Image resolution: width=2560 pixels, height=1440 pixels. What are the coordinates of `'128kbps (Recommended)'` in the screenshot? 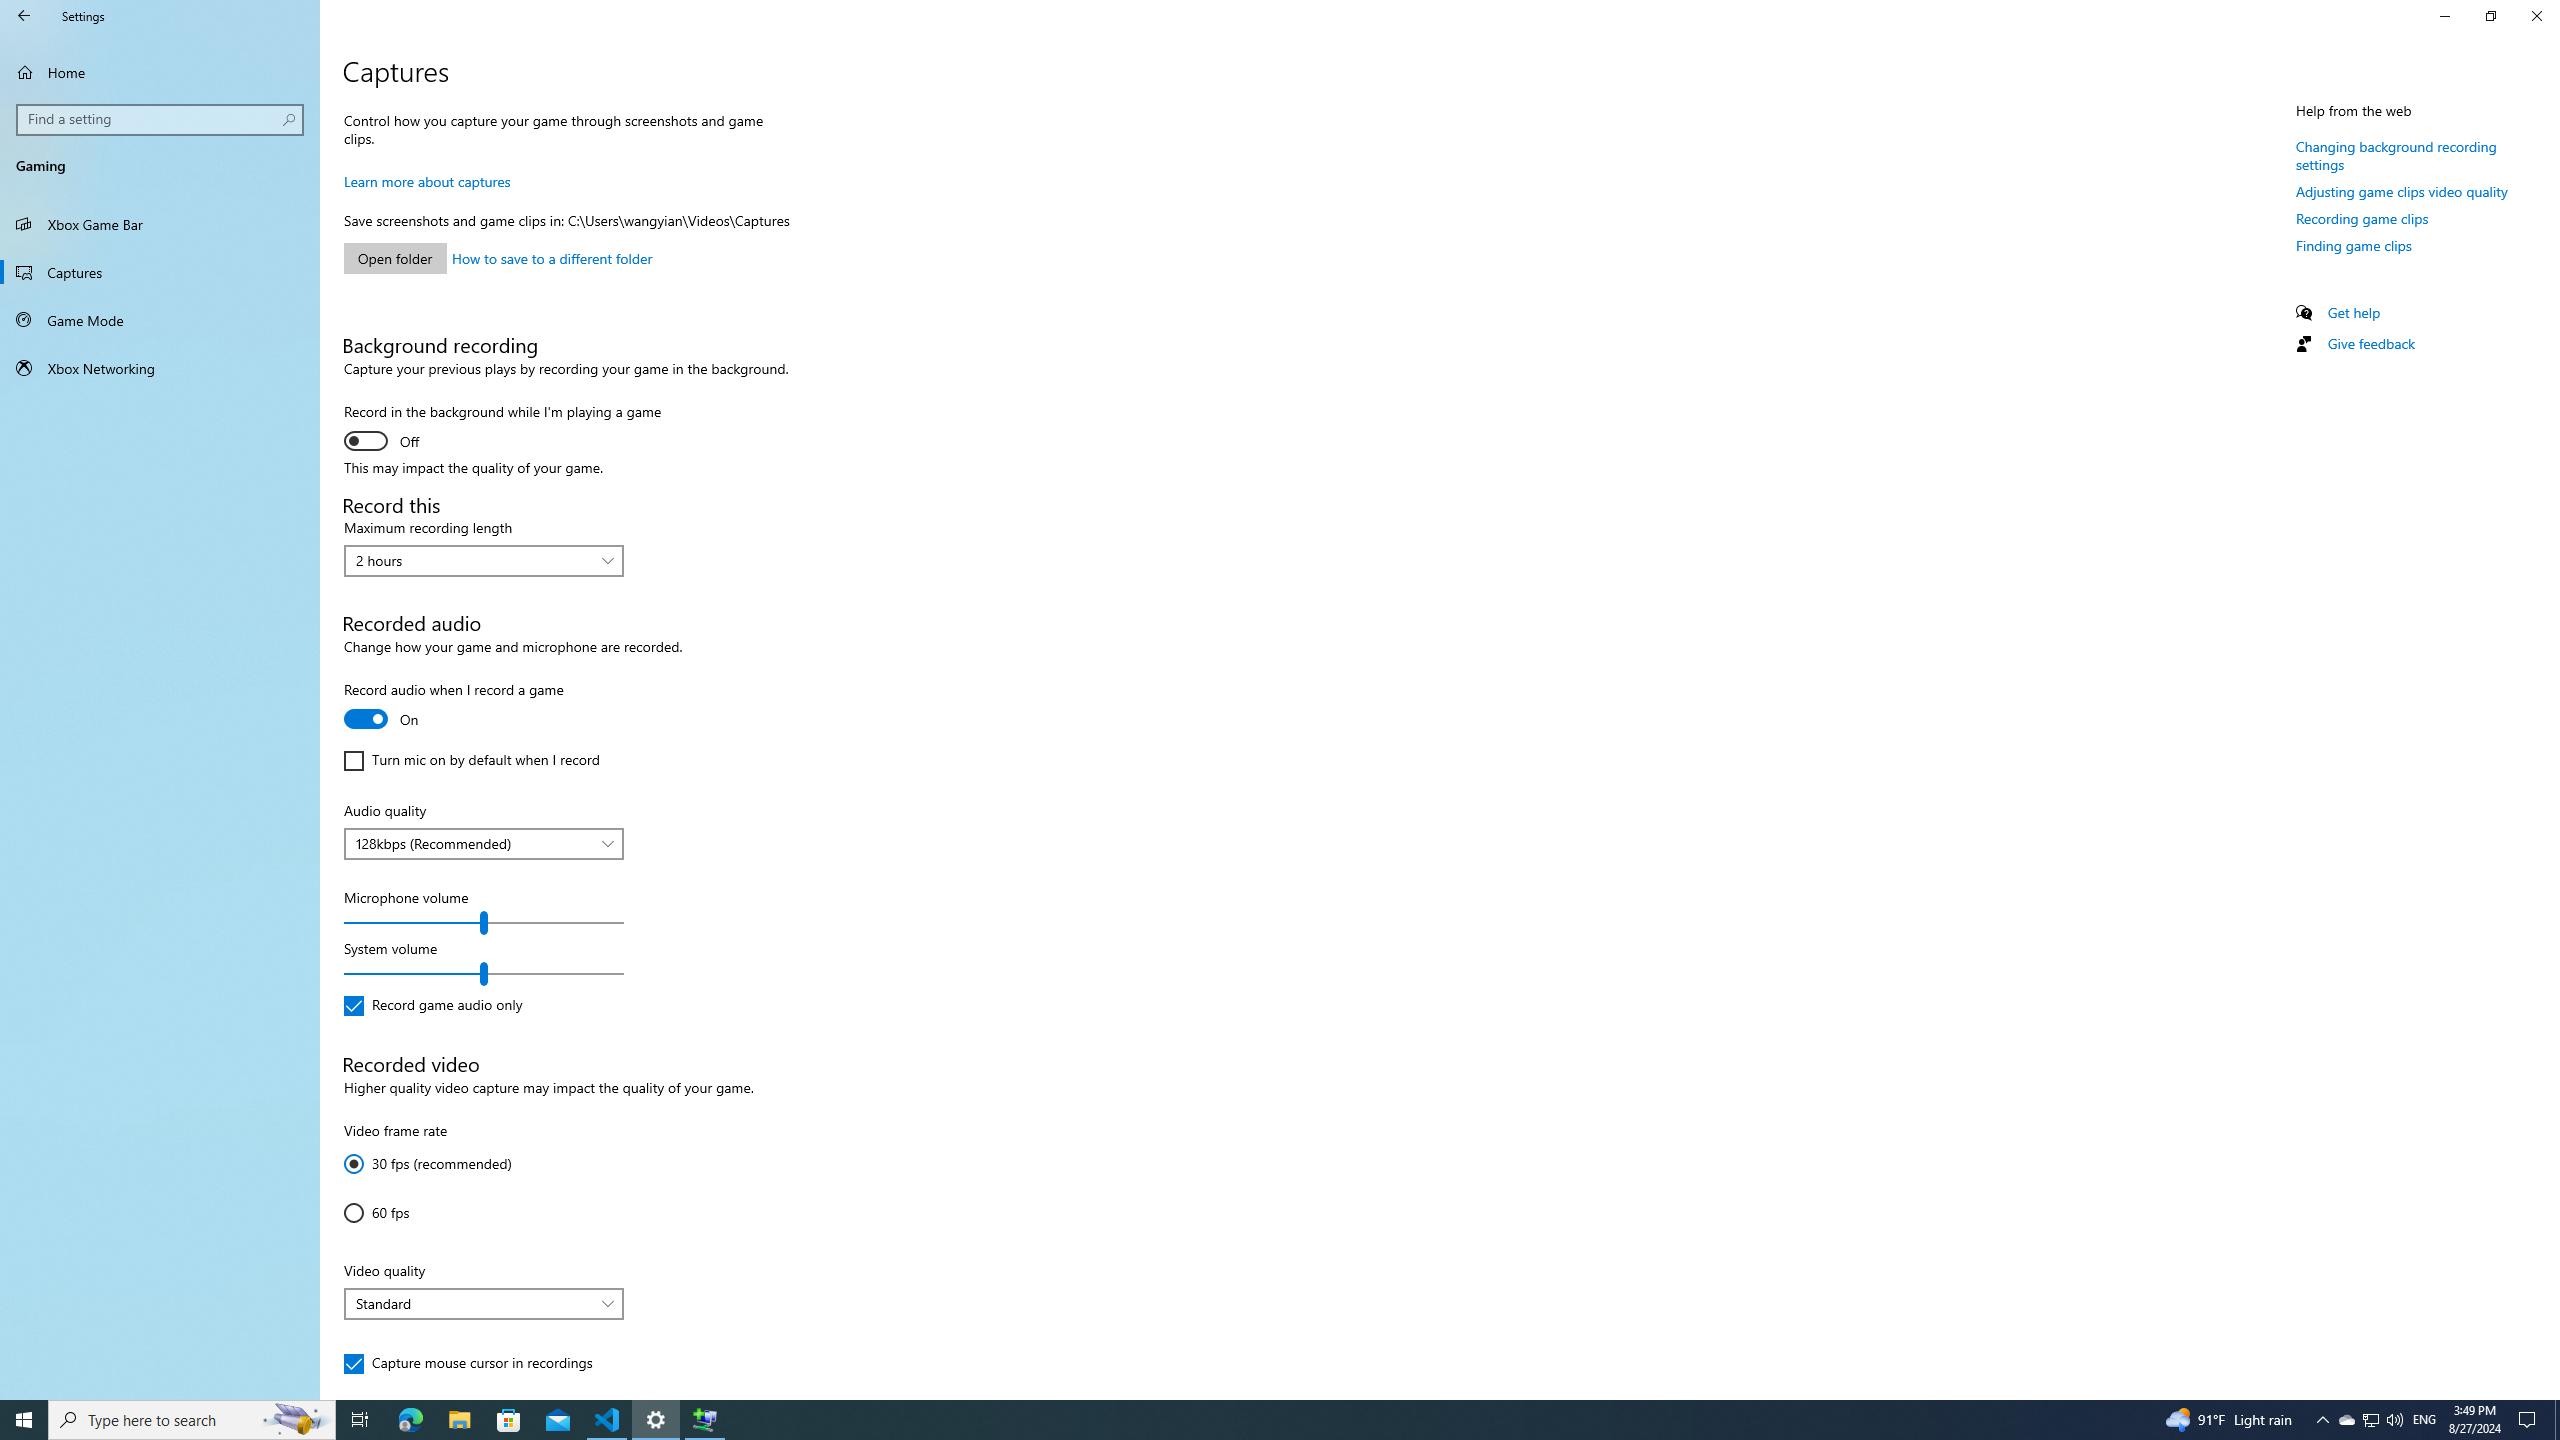 It's located at (472, 842).